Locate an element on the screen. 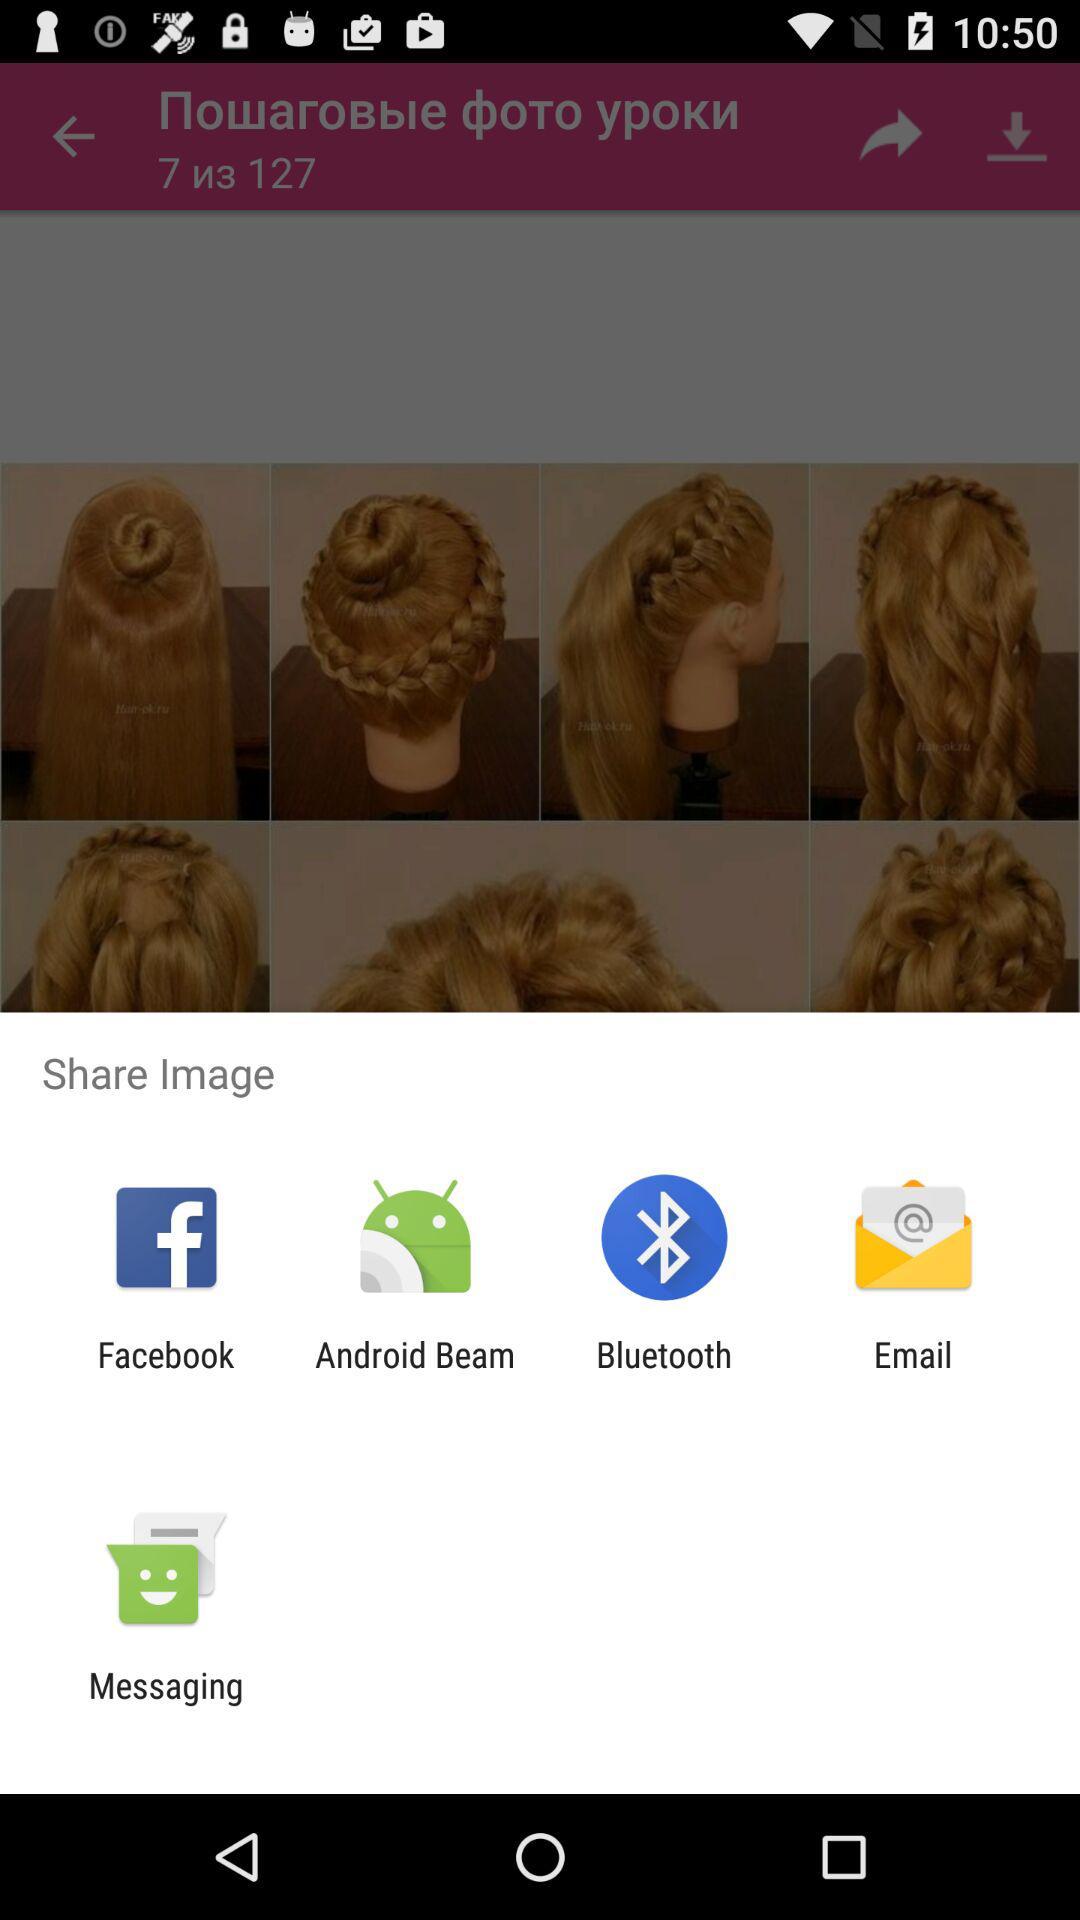 The height and width of the screenshot is (1920, 1080). android beam item is located at coordinates (414, 1374).